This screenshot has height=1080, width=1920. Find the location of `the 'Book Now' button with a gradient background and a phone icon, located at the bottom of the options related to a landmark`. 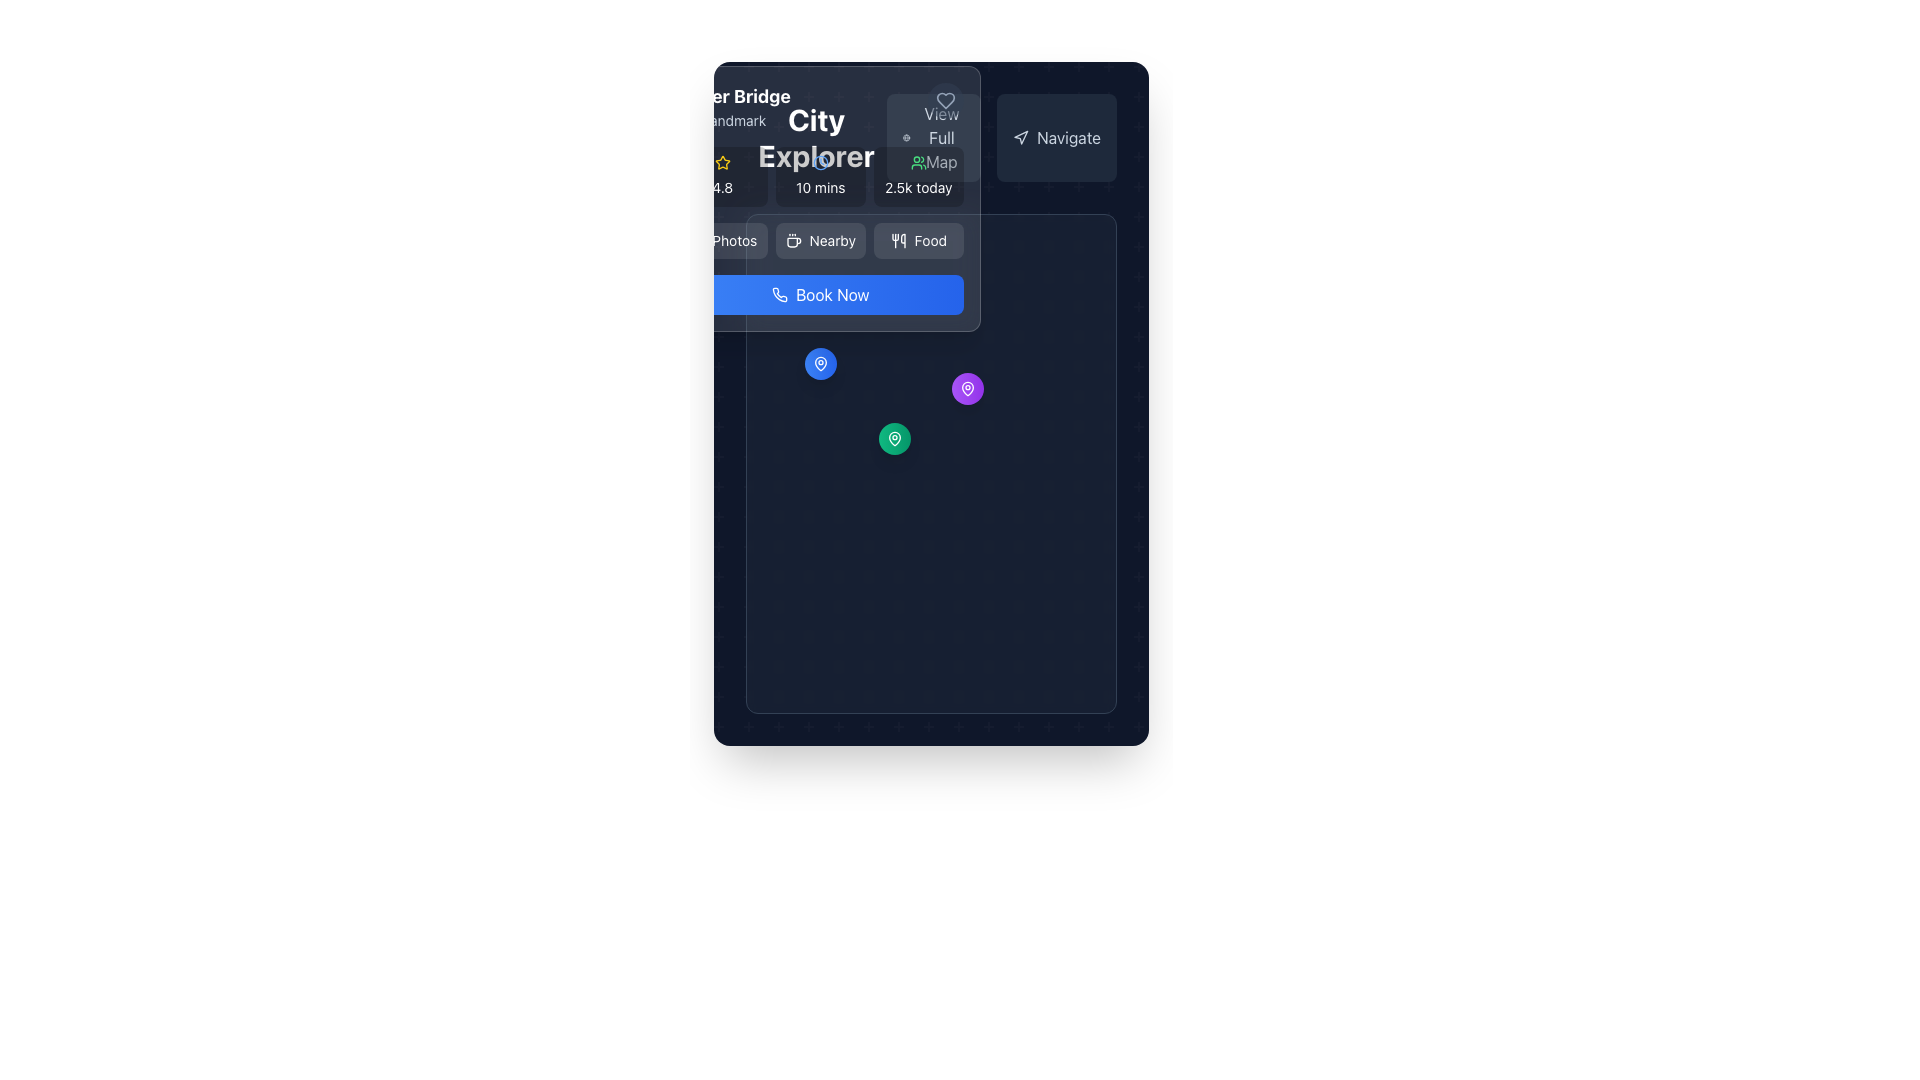

the 'Book Now' button with a gradient background and a phone icon, located at the bottom of the options related to a landmark is located at coordinates (820, 295).